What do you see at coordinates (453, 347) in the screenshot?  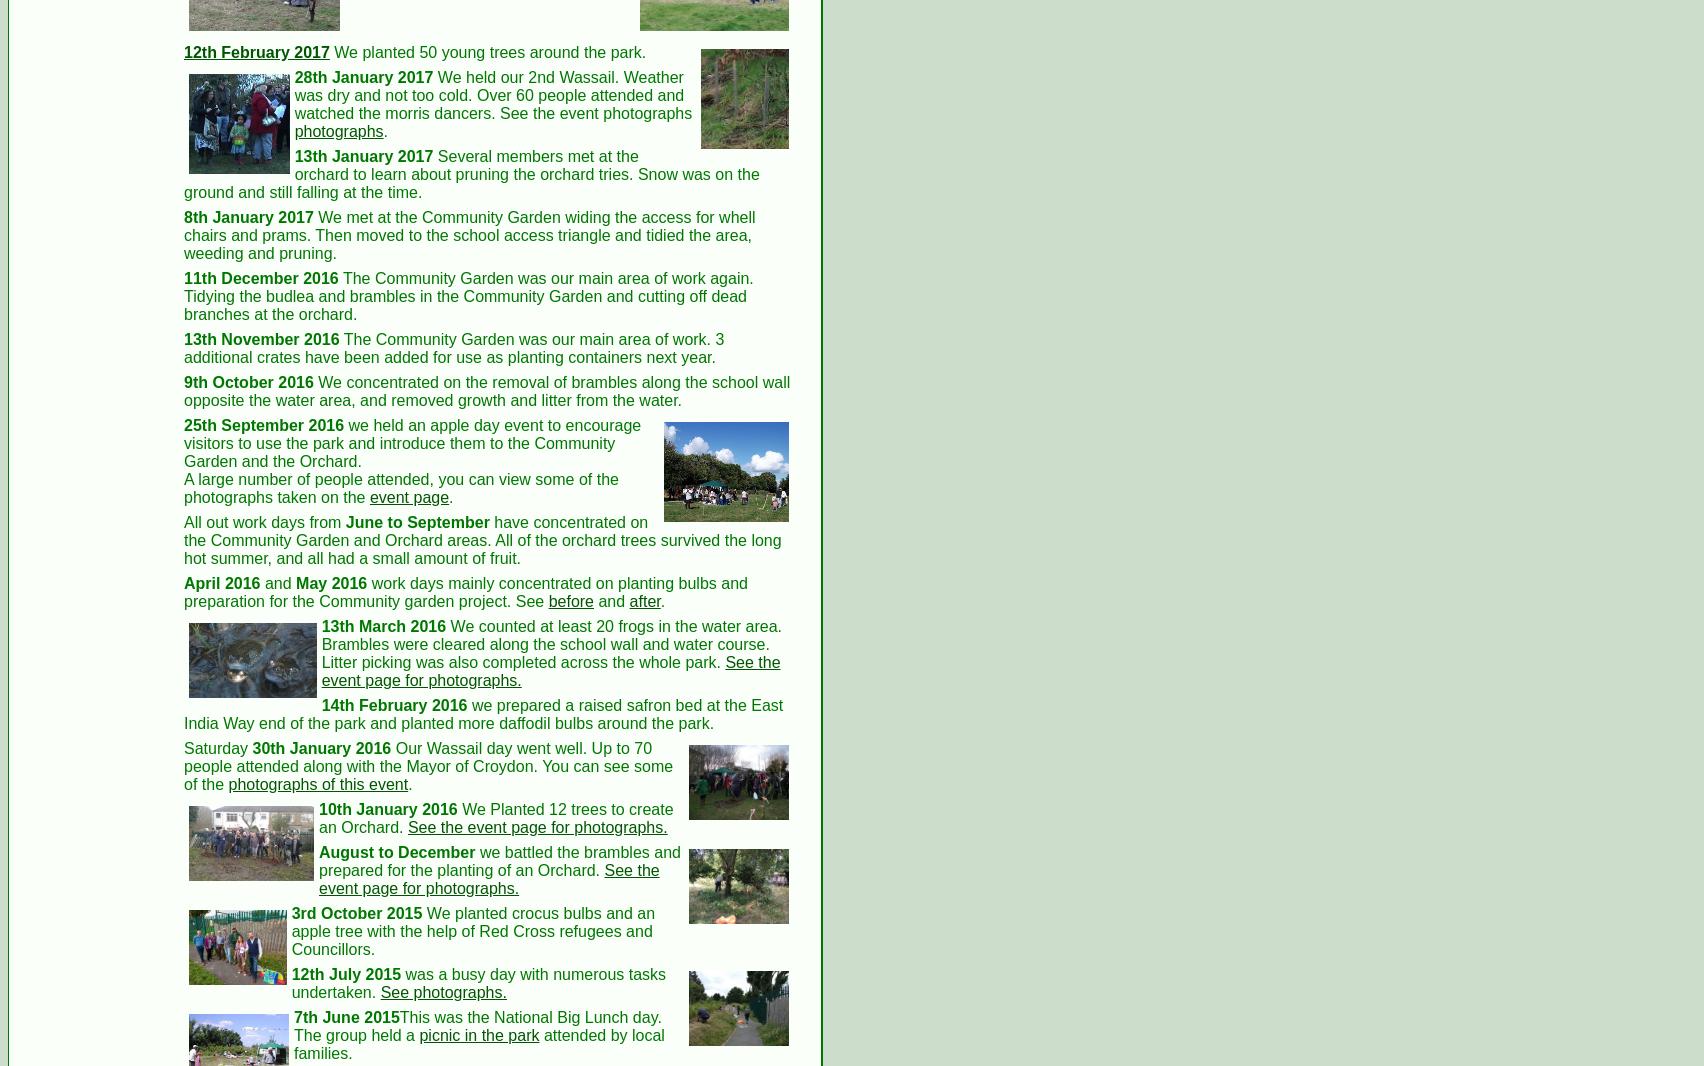 I see `'The Community Garden was our main area of work. 3 additional crates have been added for use as planting containers next year.'` at bounding box center [453, 347].